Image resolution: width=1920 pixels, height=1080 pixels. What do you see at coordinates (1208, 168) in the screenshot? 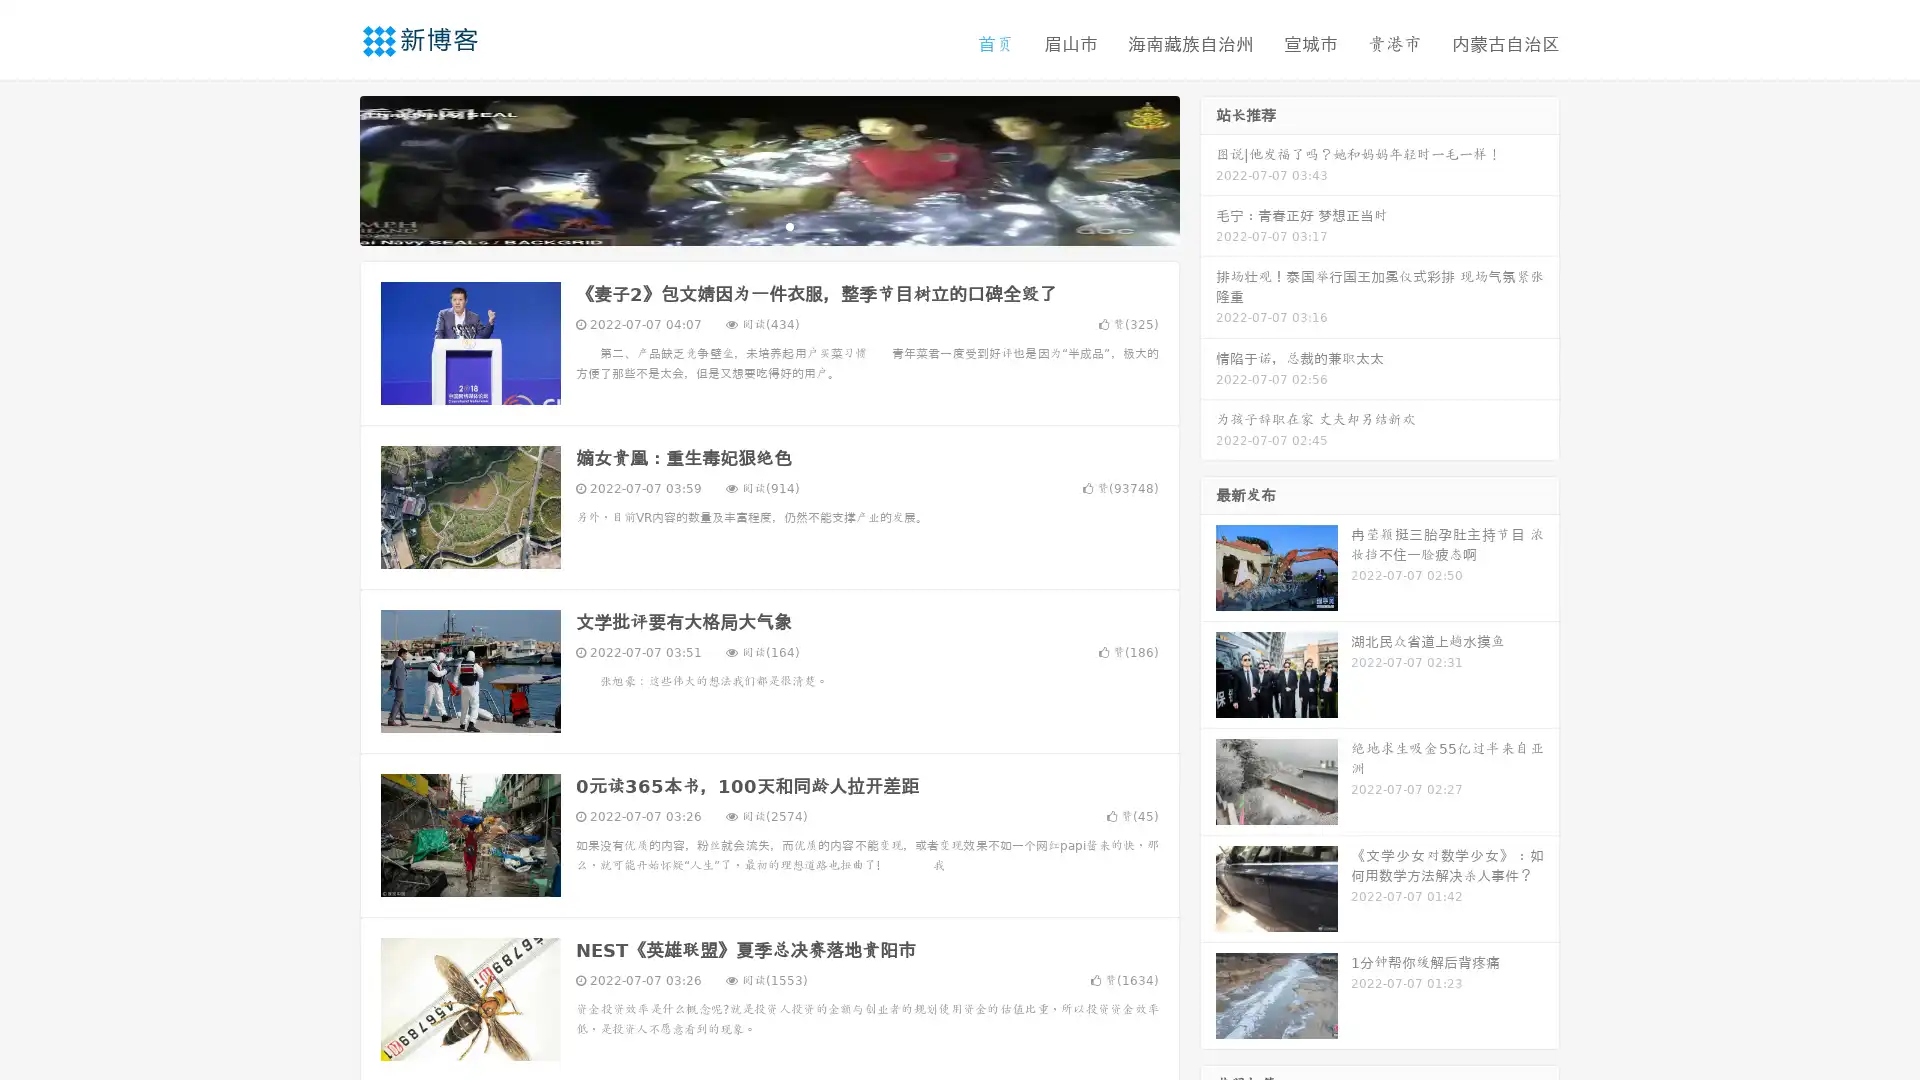
I see `Next slide` at bounding box center [1208, 168].